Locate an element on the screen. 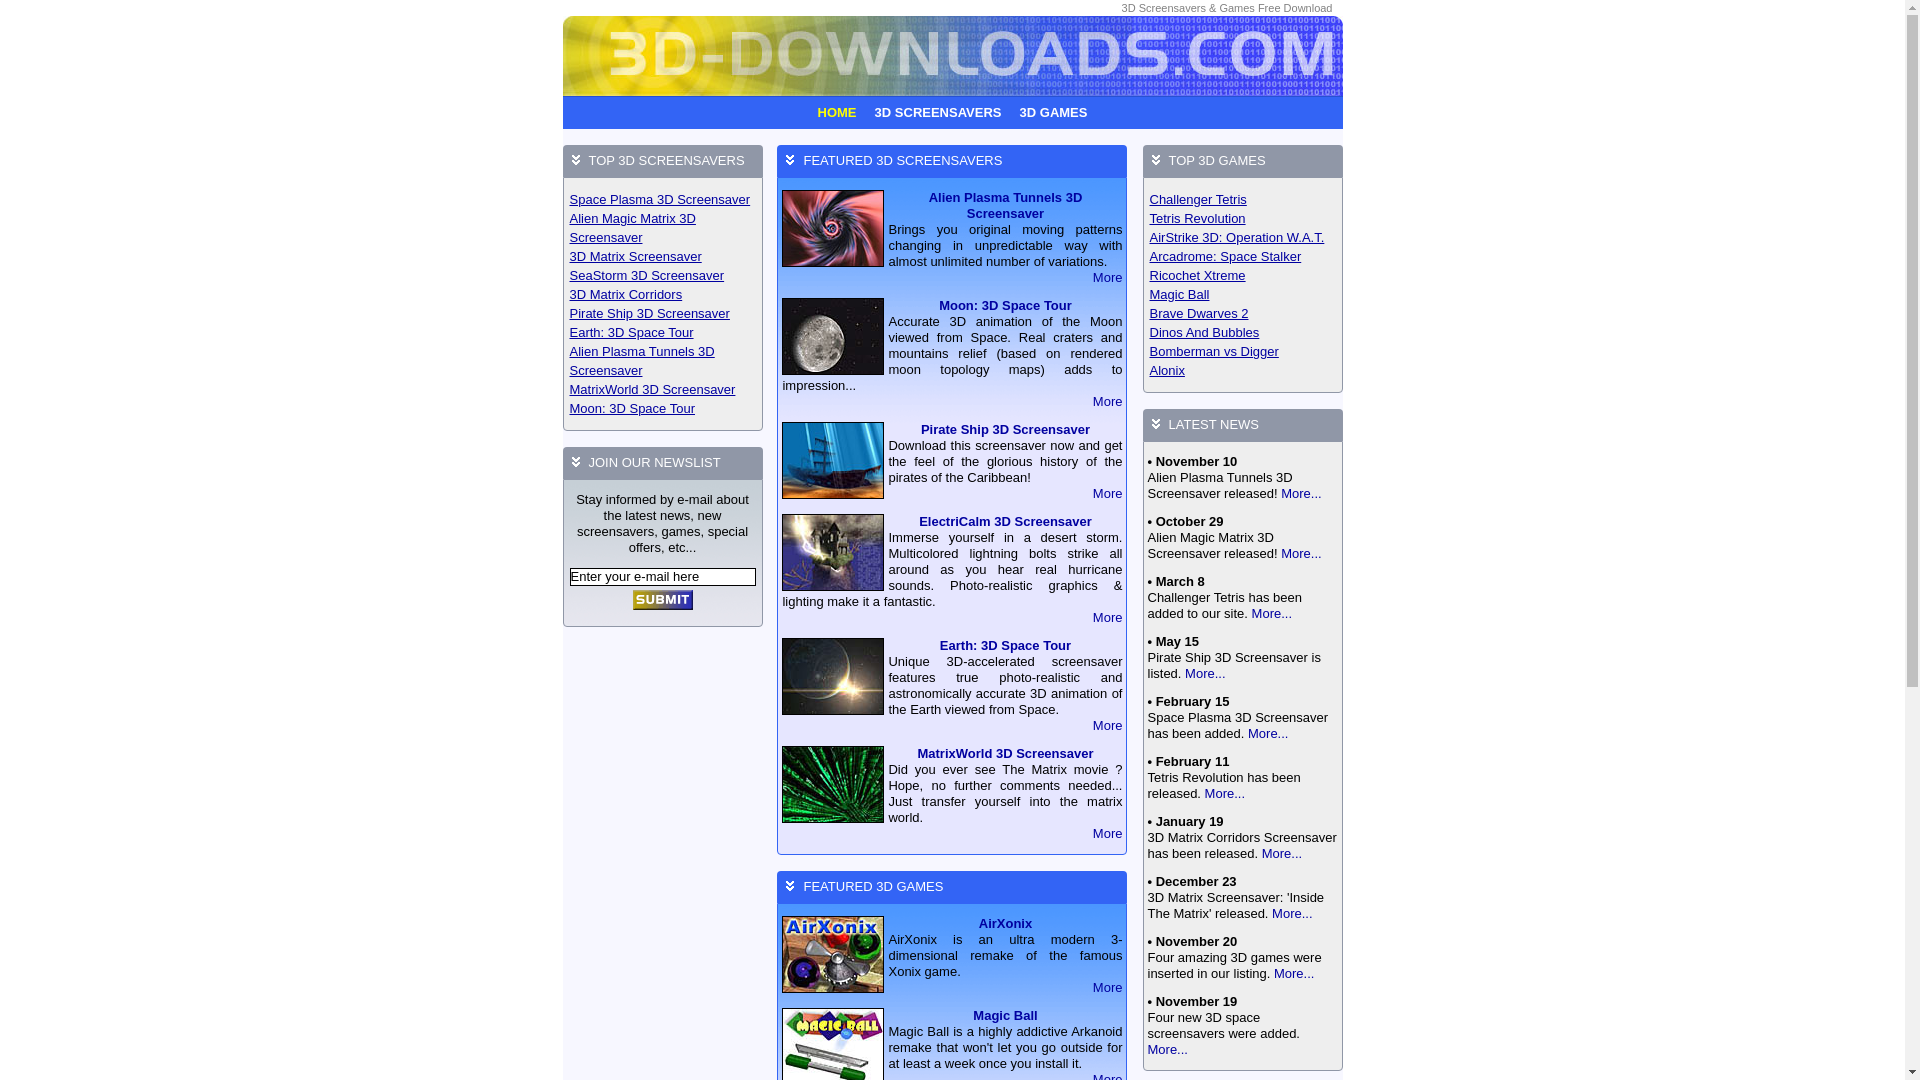 This screenshot has height=1080, width=1920. '3D Matrix Corridors' is located at coordinates (663, 294).